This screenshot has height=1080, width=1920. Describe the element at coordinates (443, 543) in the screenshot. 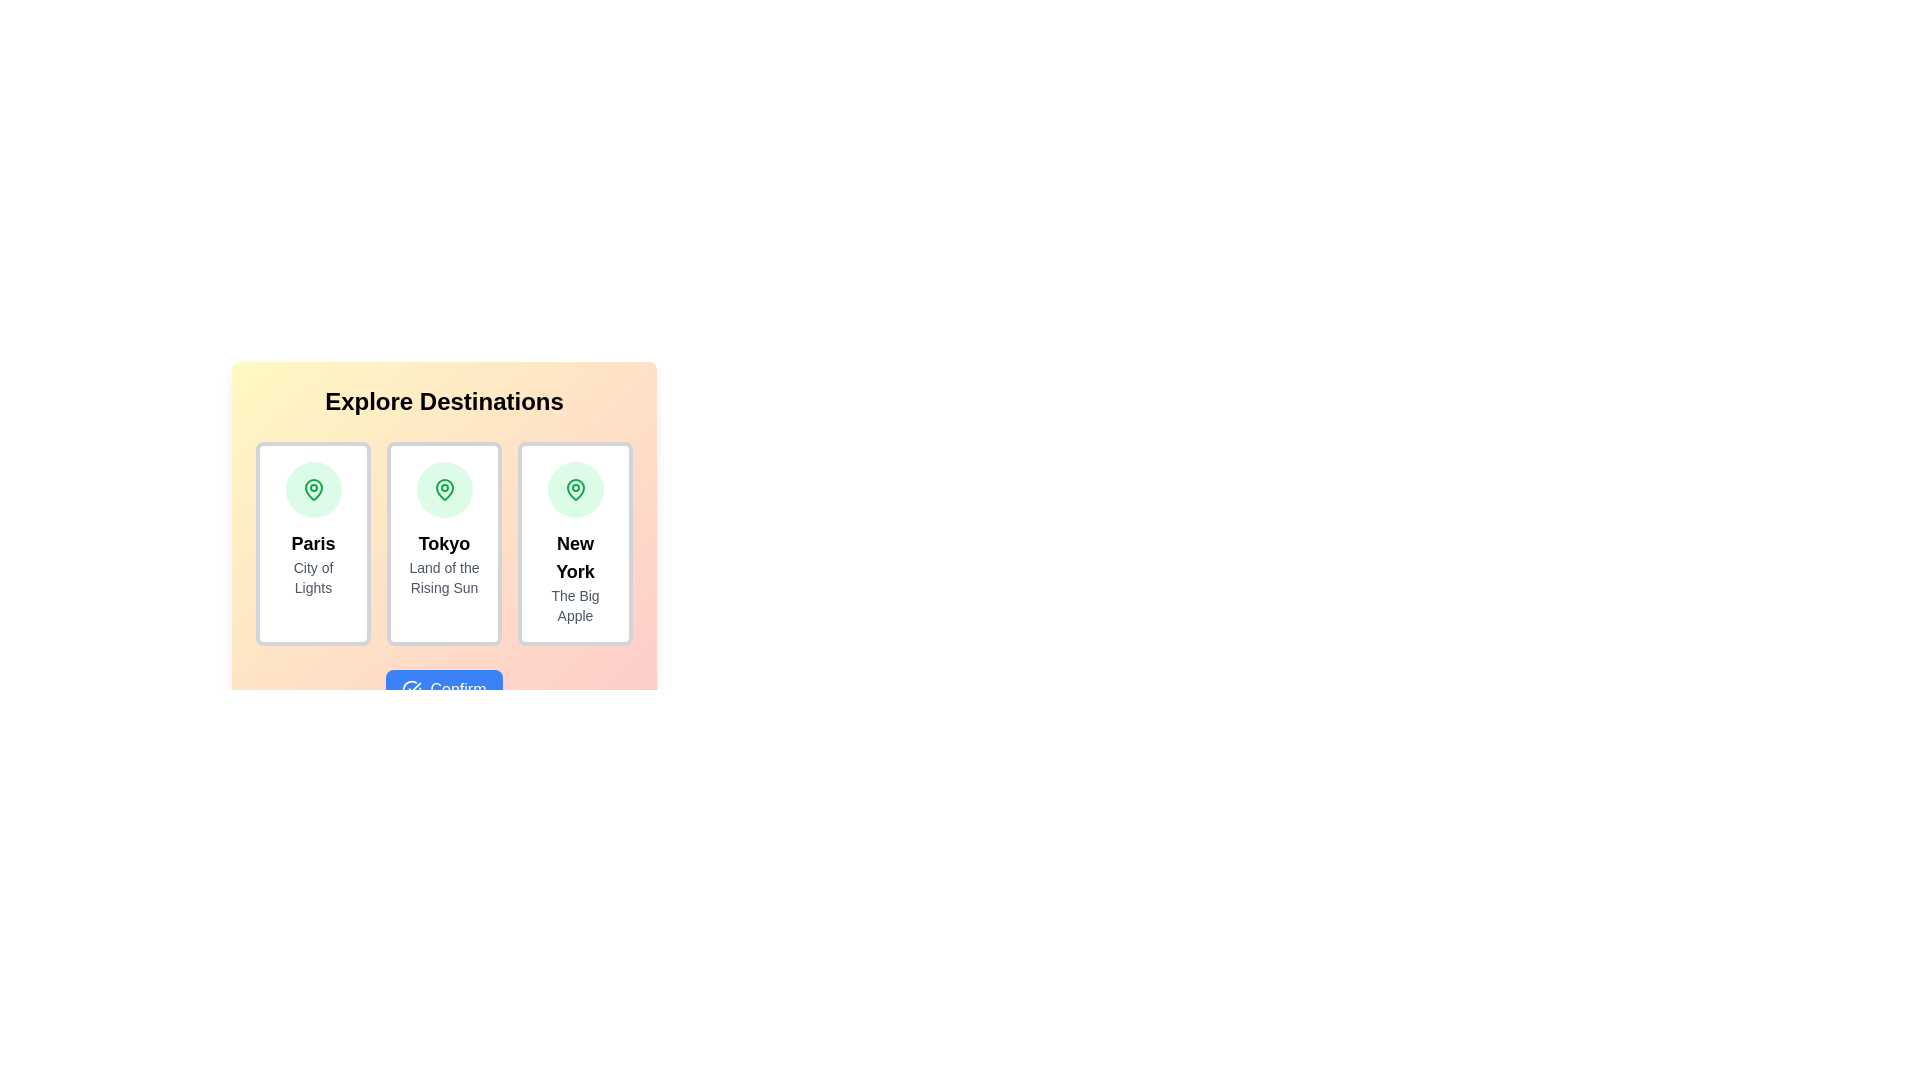

I see `the card representing Tokyo to select it` at that location.